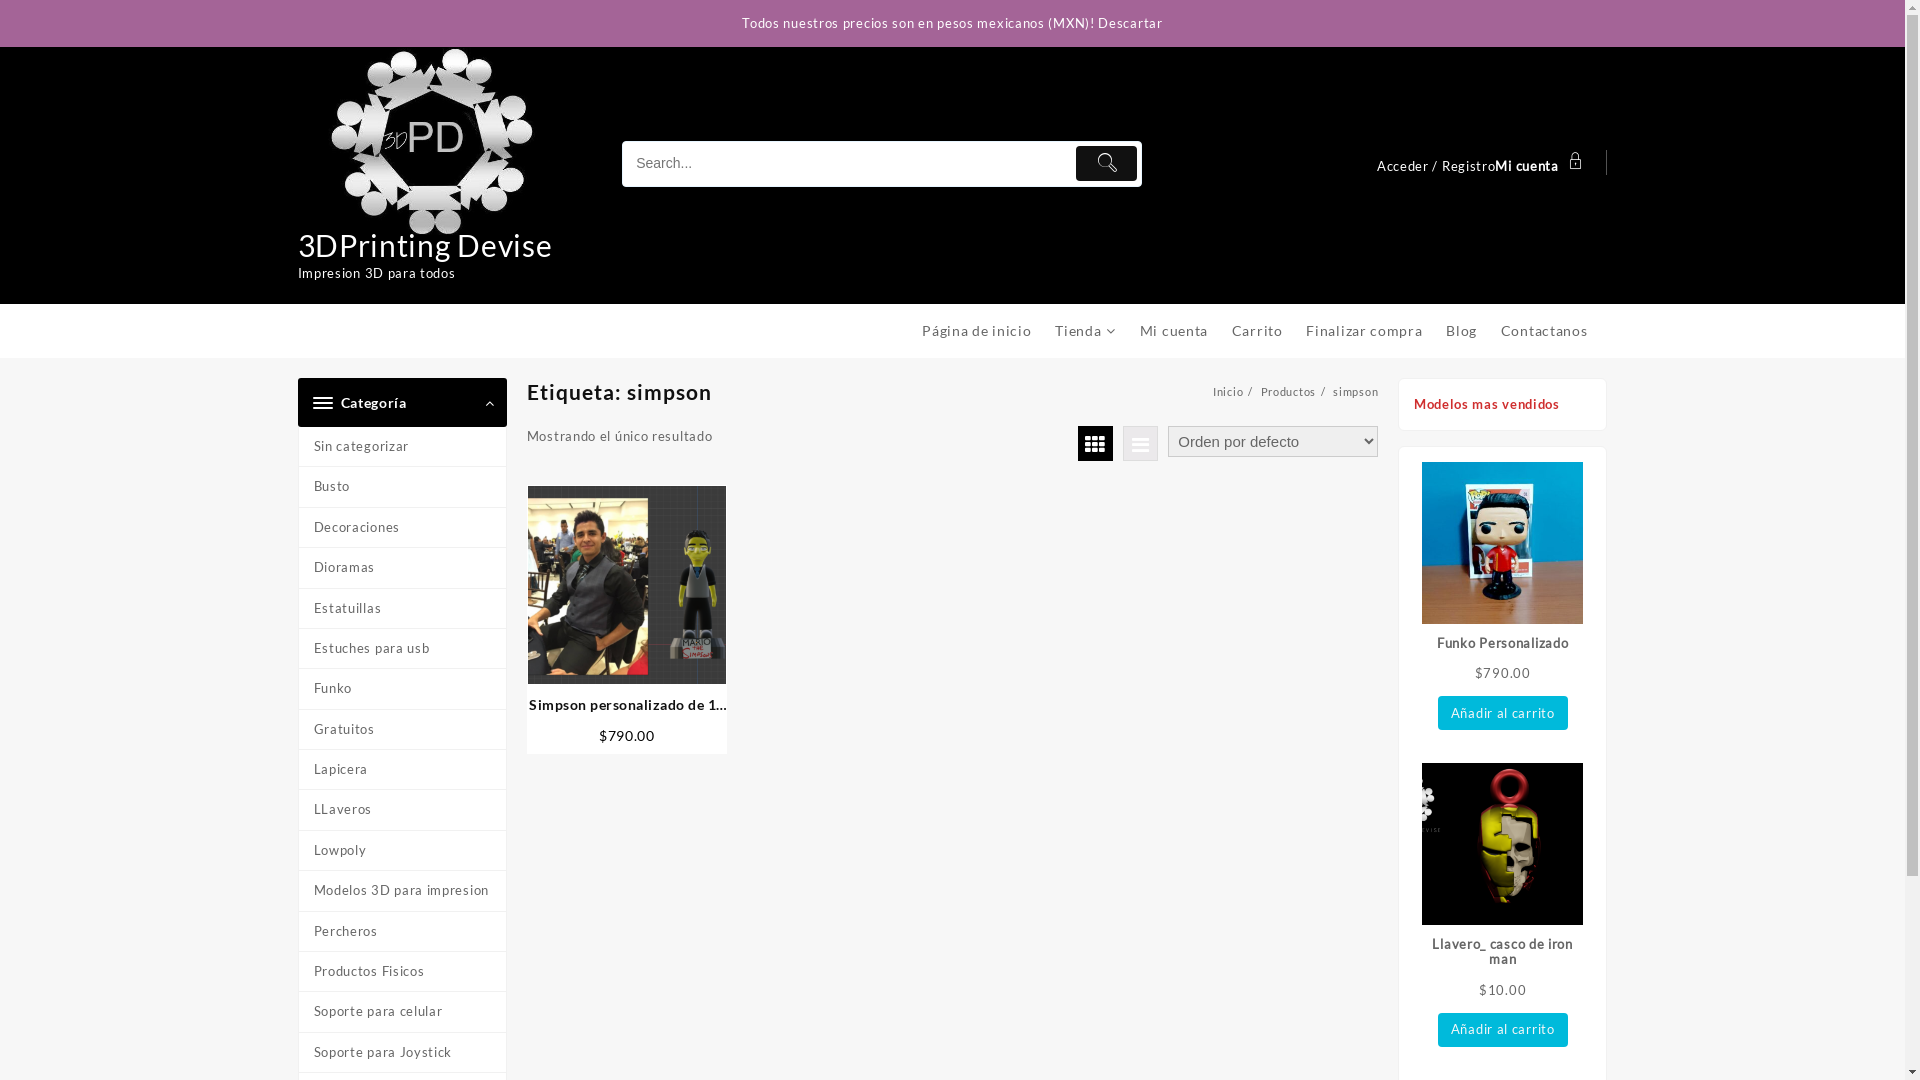 The image size is (1920, 1080). I want to click on 'Soporte para Joystick', so click(401, 1052).